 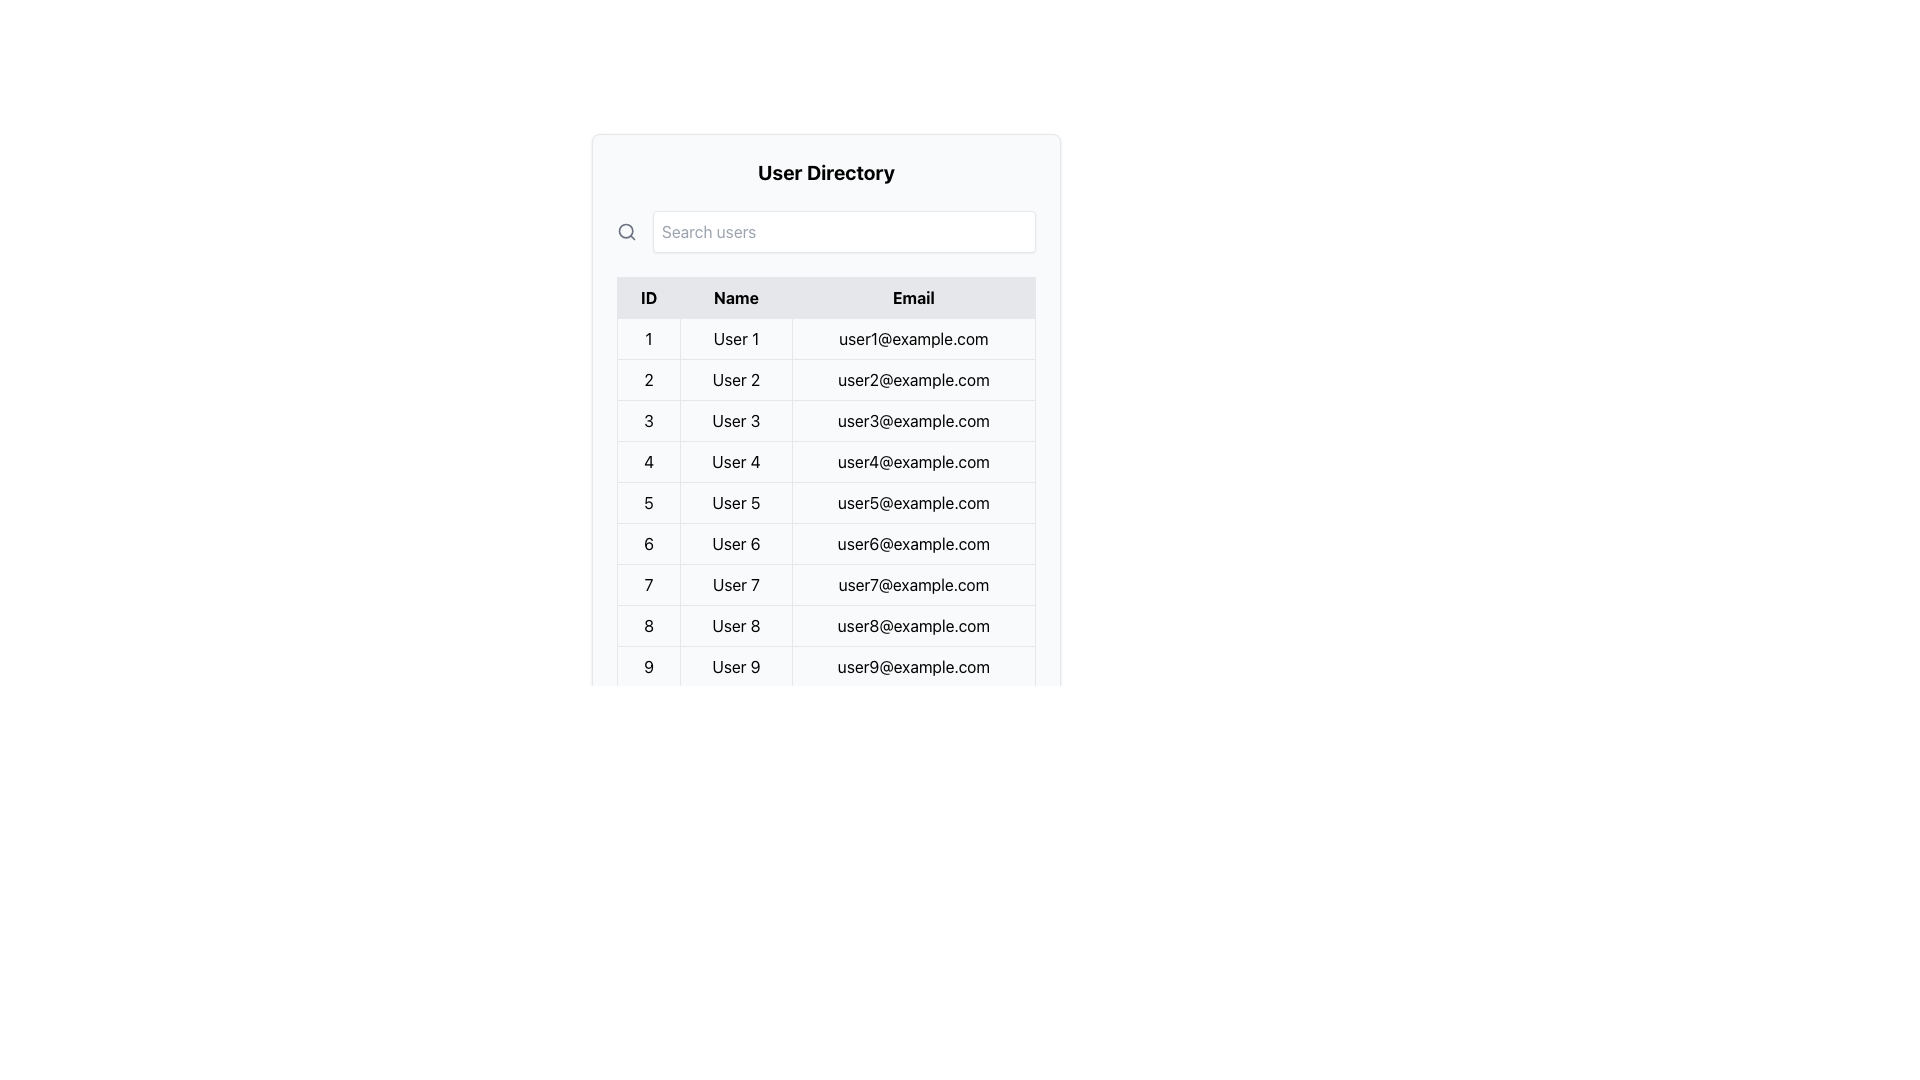 I want to click on the text field located in the fifth row of the 'ID' column in the table, which contains the number '5', so click(x=648, y=501).